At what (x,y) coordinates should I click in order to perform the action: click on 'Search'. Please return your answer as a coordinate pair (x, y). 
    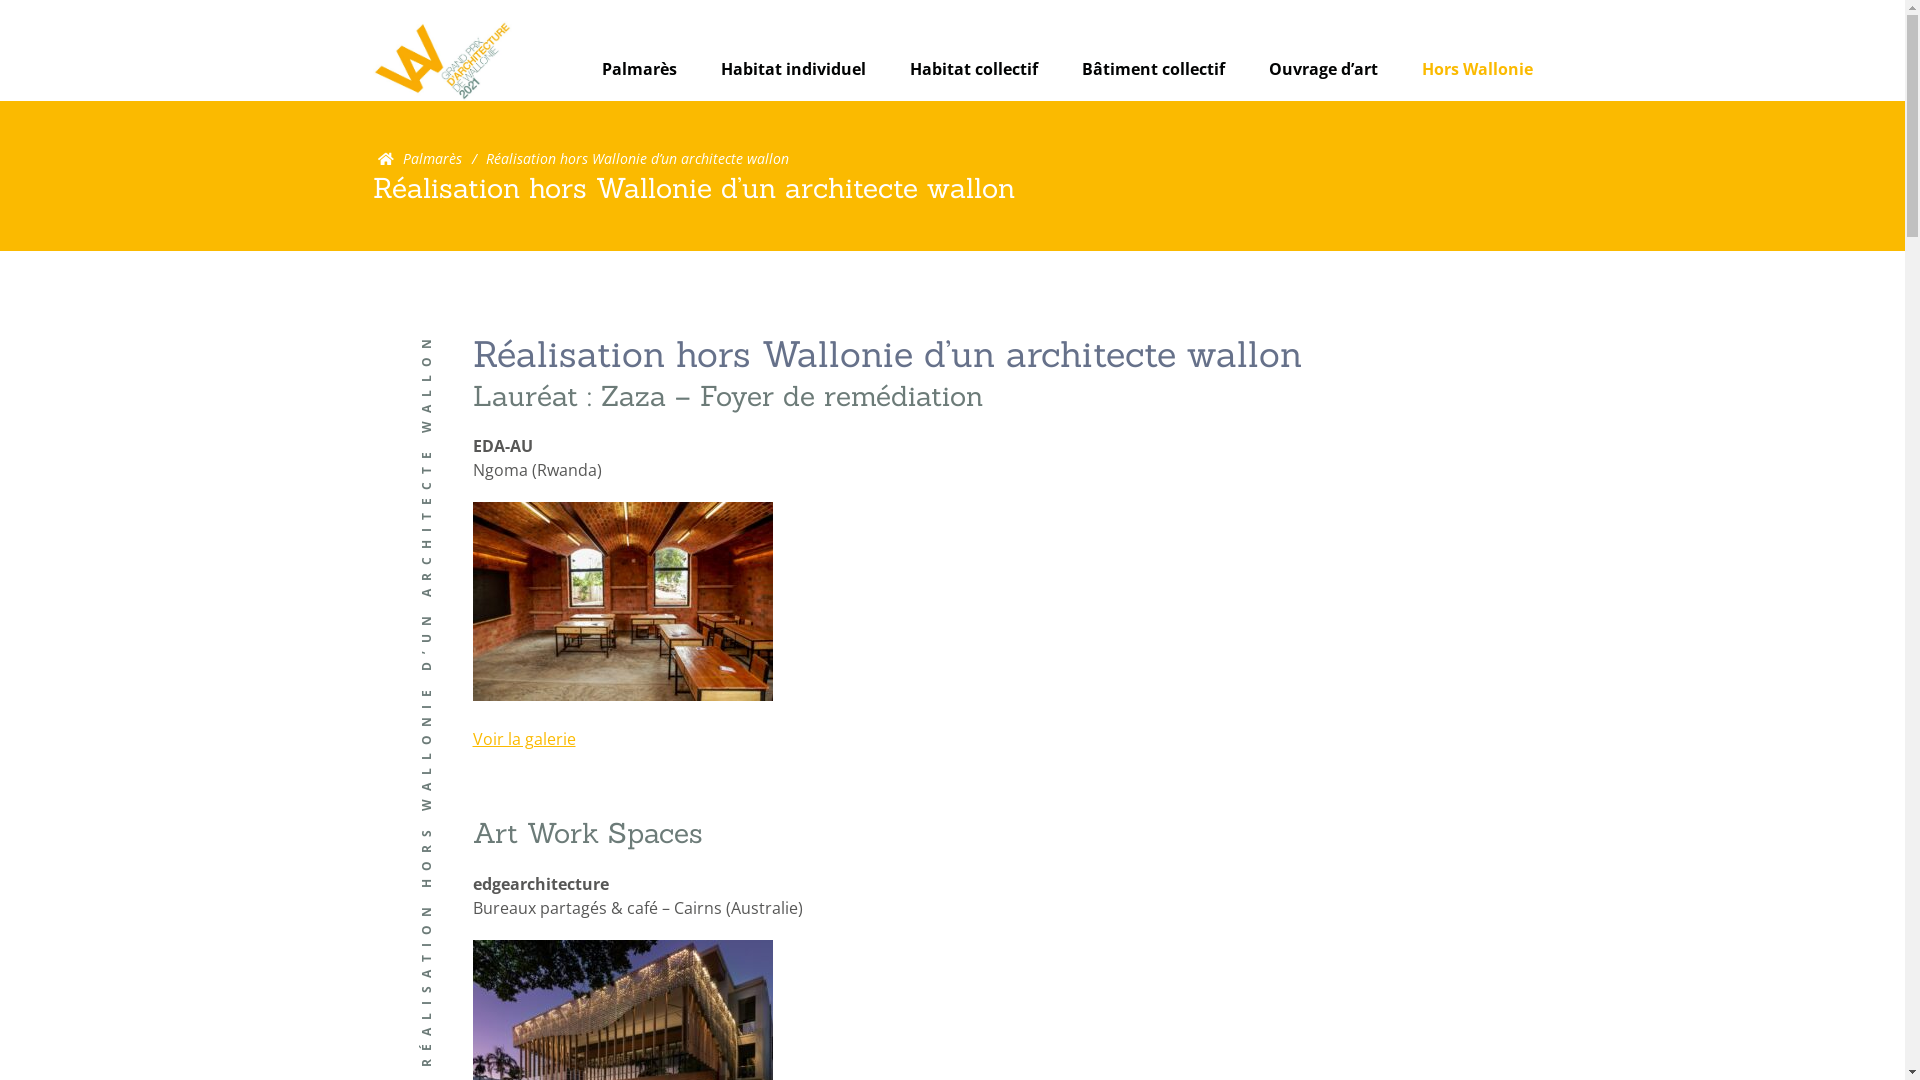
    Looking at the image, I should click on (1150, 110).